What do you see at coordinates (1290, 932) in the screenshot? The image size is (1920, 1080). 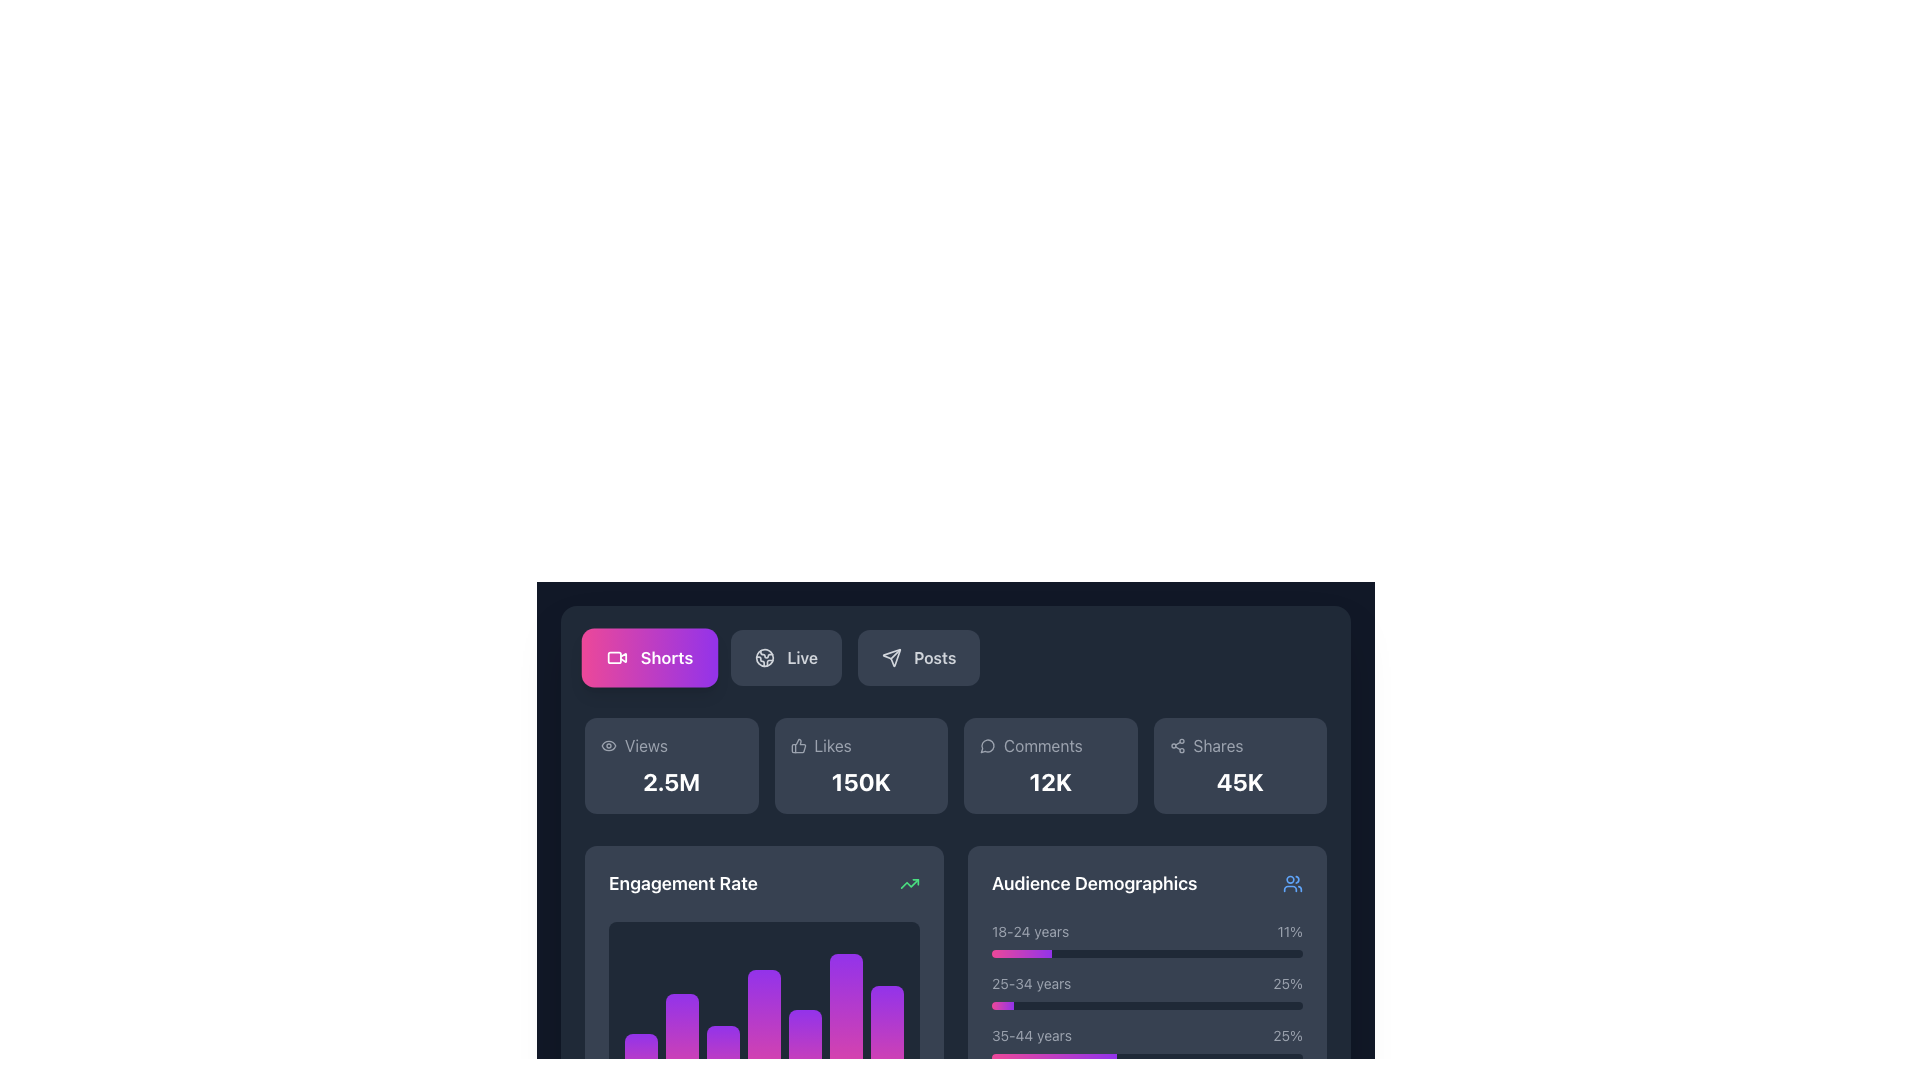 I see `the Text label displaying the percentage value (11%) for the '18-24 years' age demographic in the 'Audience Demographics' section of the dashboard` at bounding box center [1290, 932].